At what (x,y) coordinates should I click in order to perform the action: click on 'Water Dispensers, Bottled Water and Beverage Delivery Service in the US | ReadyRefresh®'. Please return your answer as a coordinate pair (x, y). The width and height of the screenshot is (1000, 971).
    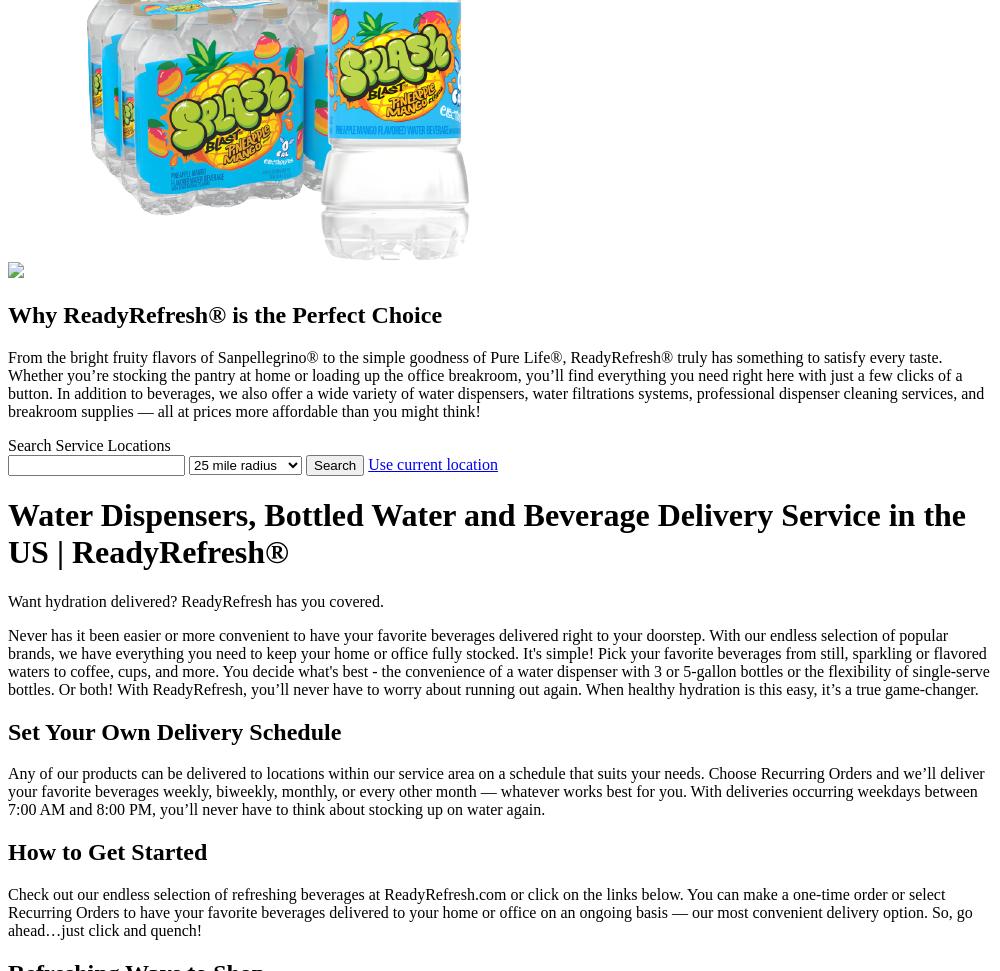
    Looking at the image, I should click on (486, 532).